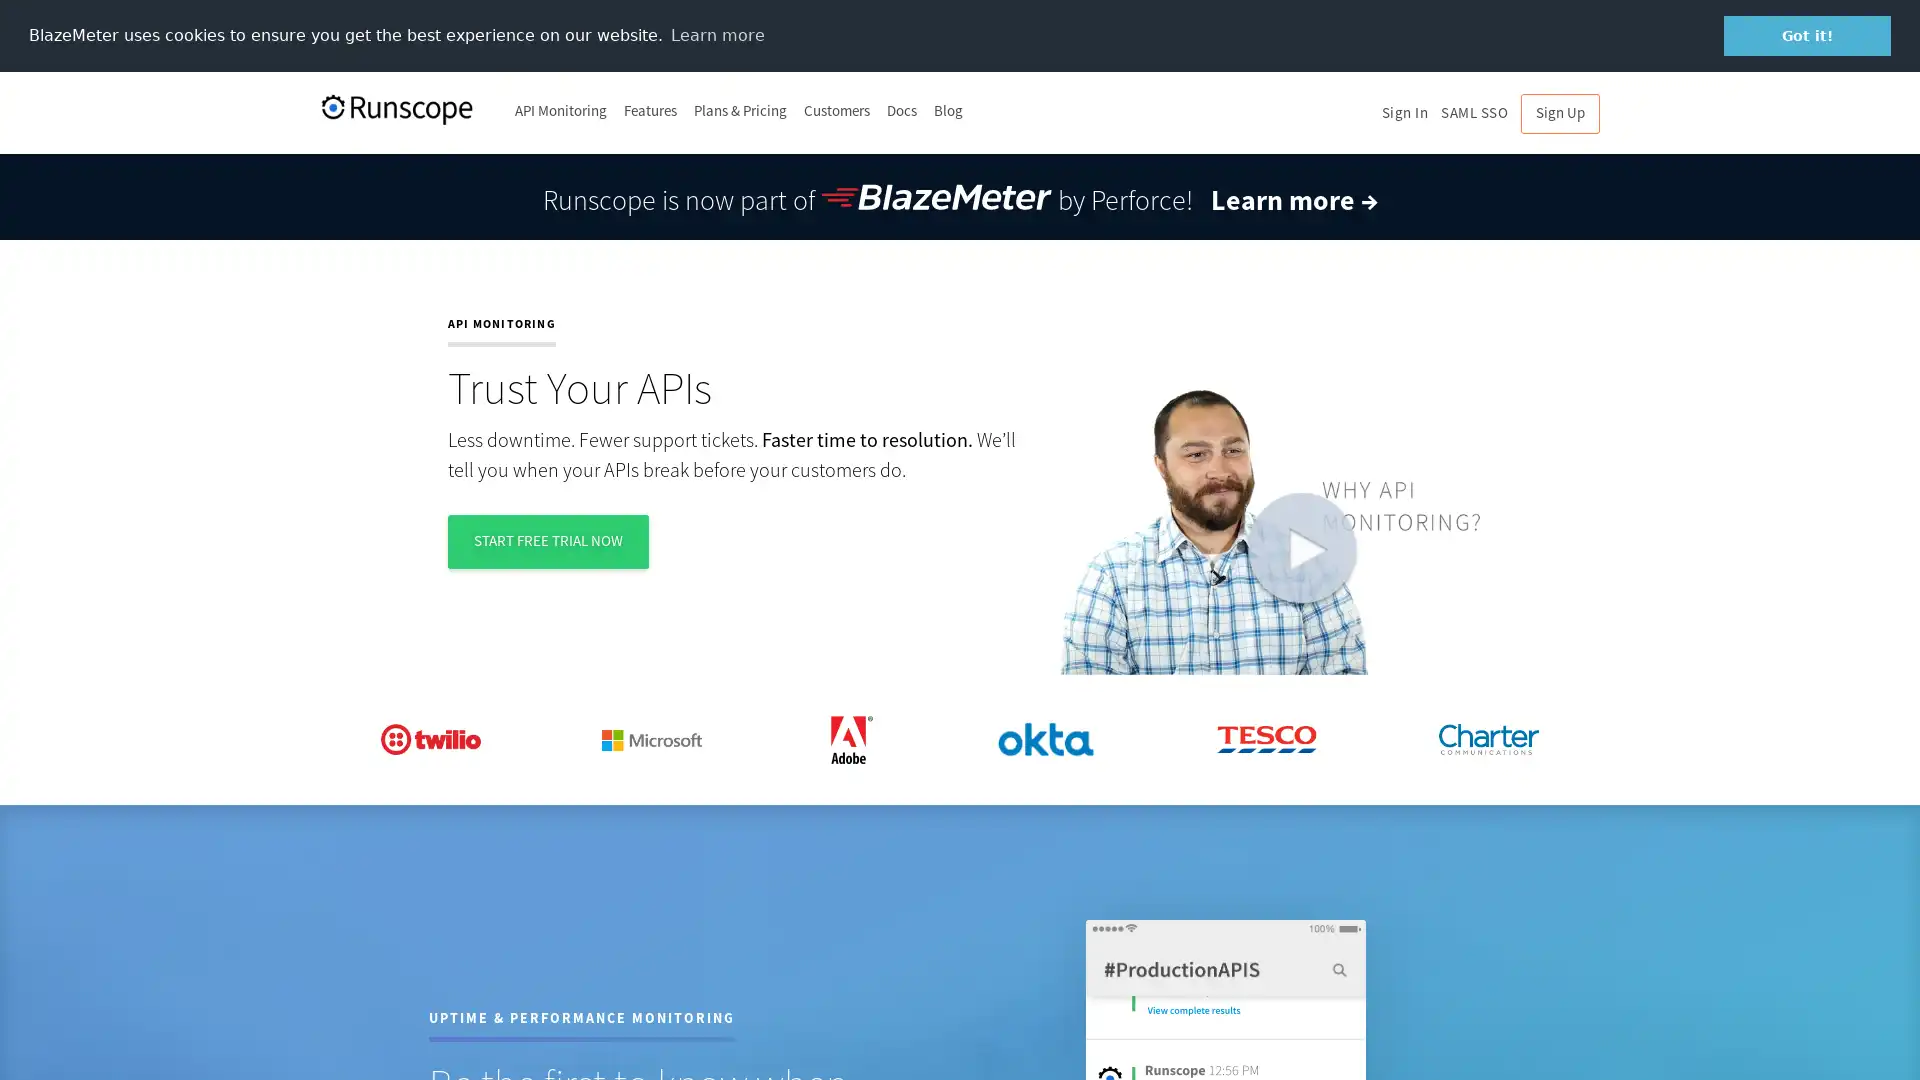 The image size is (1920, 1080). Describe the element at coordinates (717, 34) in the screenshot. I see `learn more about cookies` at that location.